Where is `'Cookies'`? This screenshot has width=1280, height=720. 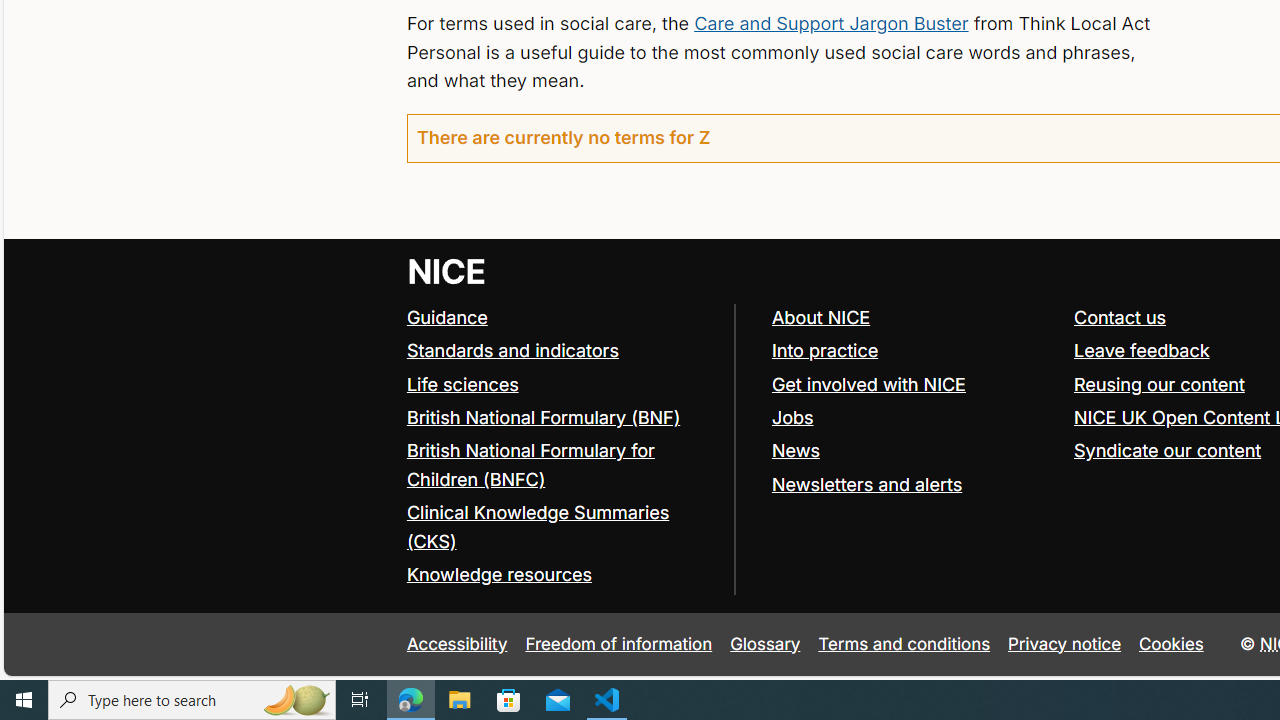
'Cookies' is located at coordinates (1171, 644).